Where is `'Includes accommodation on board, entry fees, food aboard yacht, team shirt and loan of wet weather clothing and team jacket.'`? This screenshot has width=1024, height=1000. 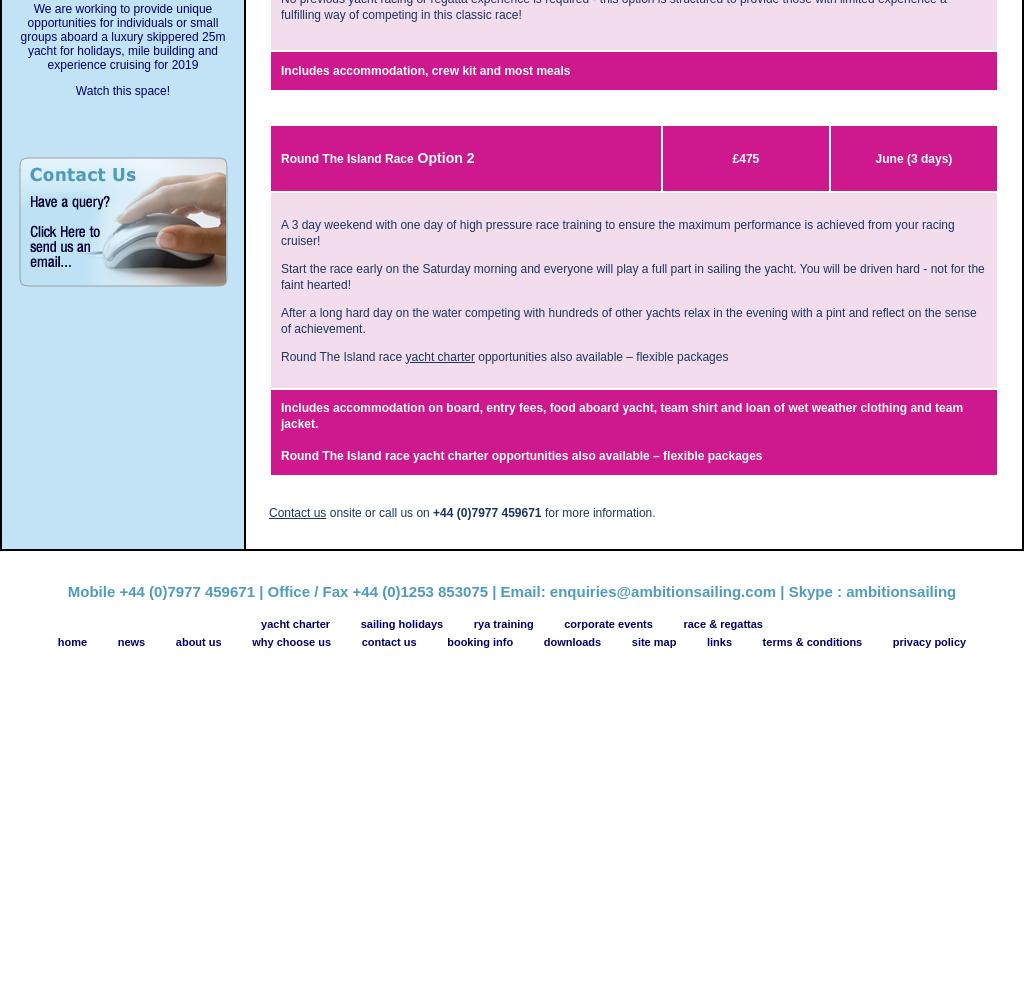 'Includes accommodation on board, entry fees, food aboard yacht, team shirt and loan of wet weather clothing and team jacket.' is located at coordinates (280, 416).